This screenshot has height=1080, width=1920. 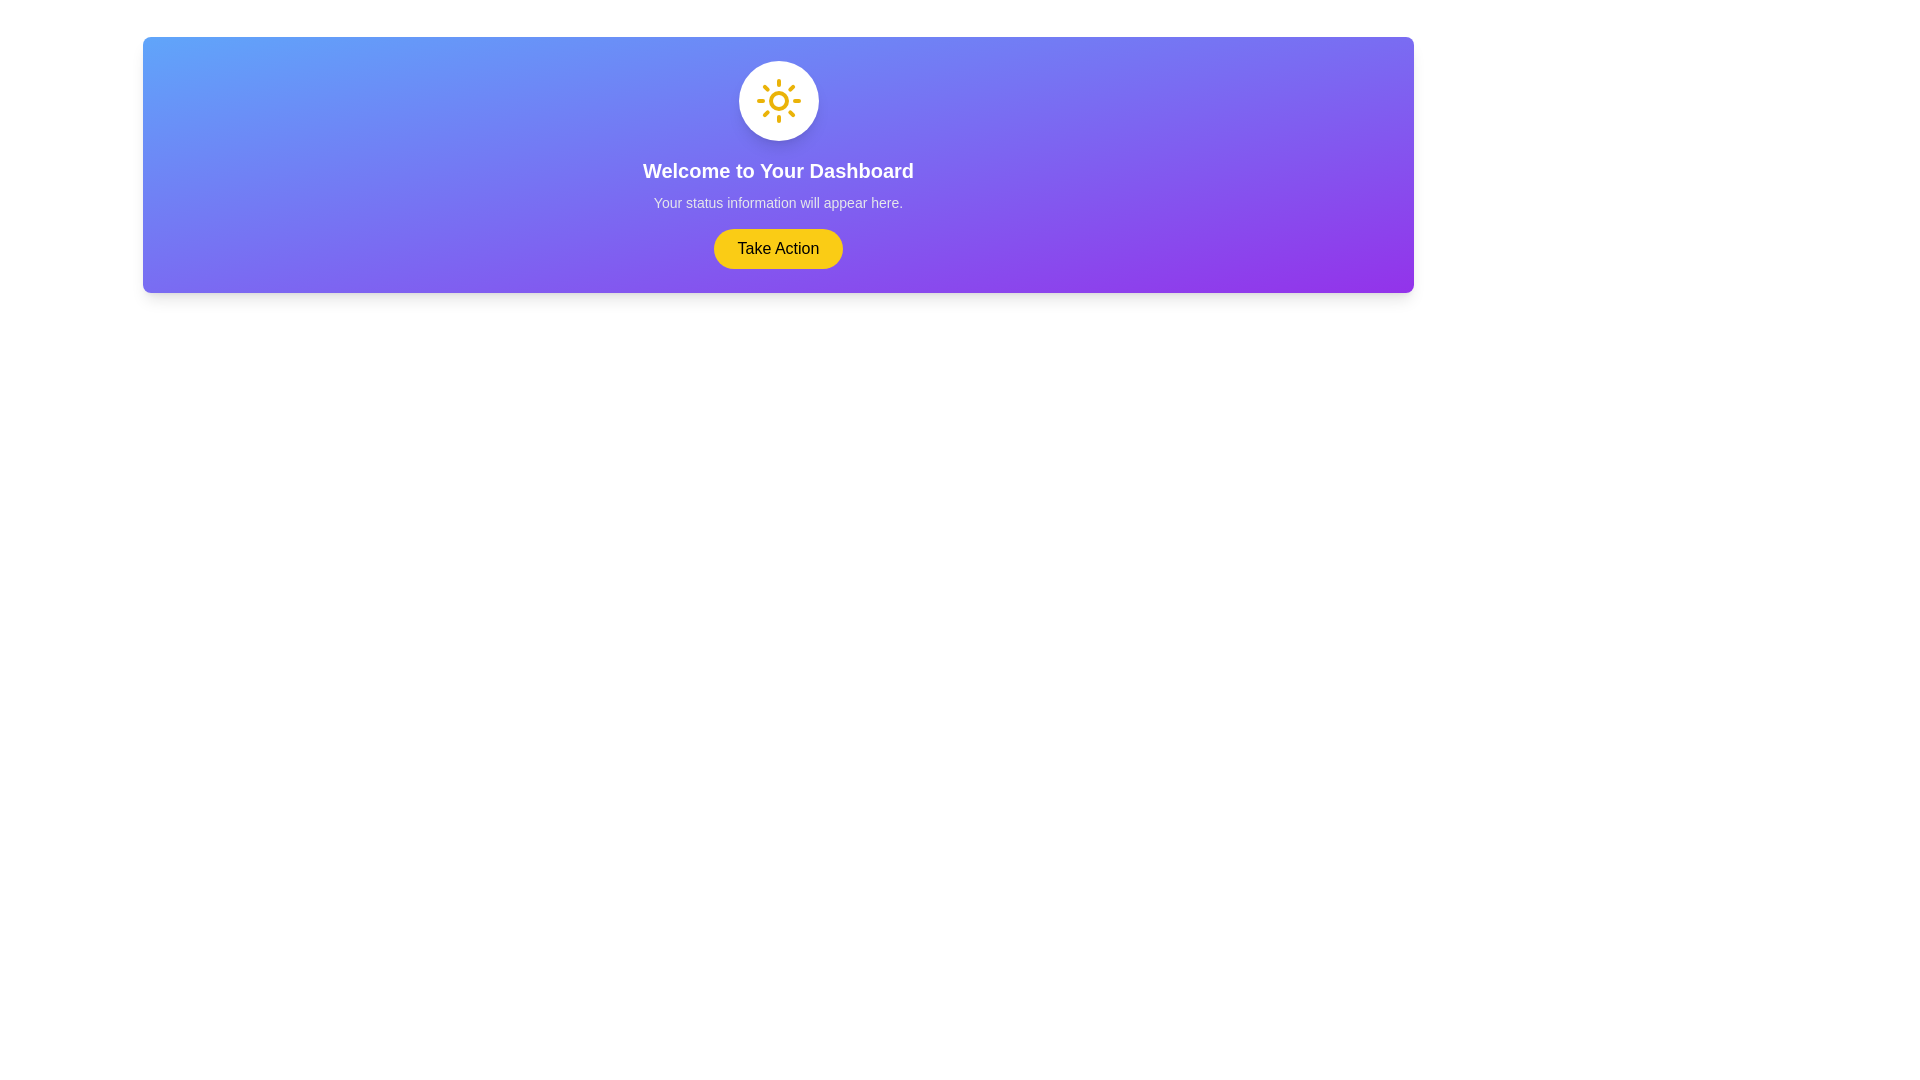 I want to click on the informational text block located below the sun icon, so click(x=777, y=185).